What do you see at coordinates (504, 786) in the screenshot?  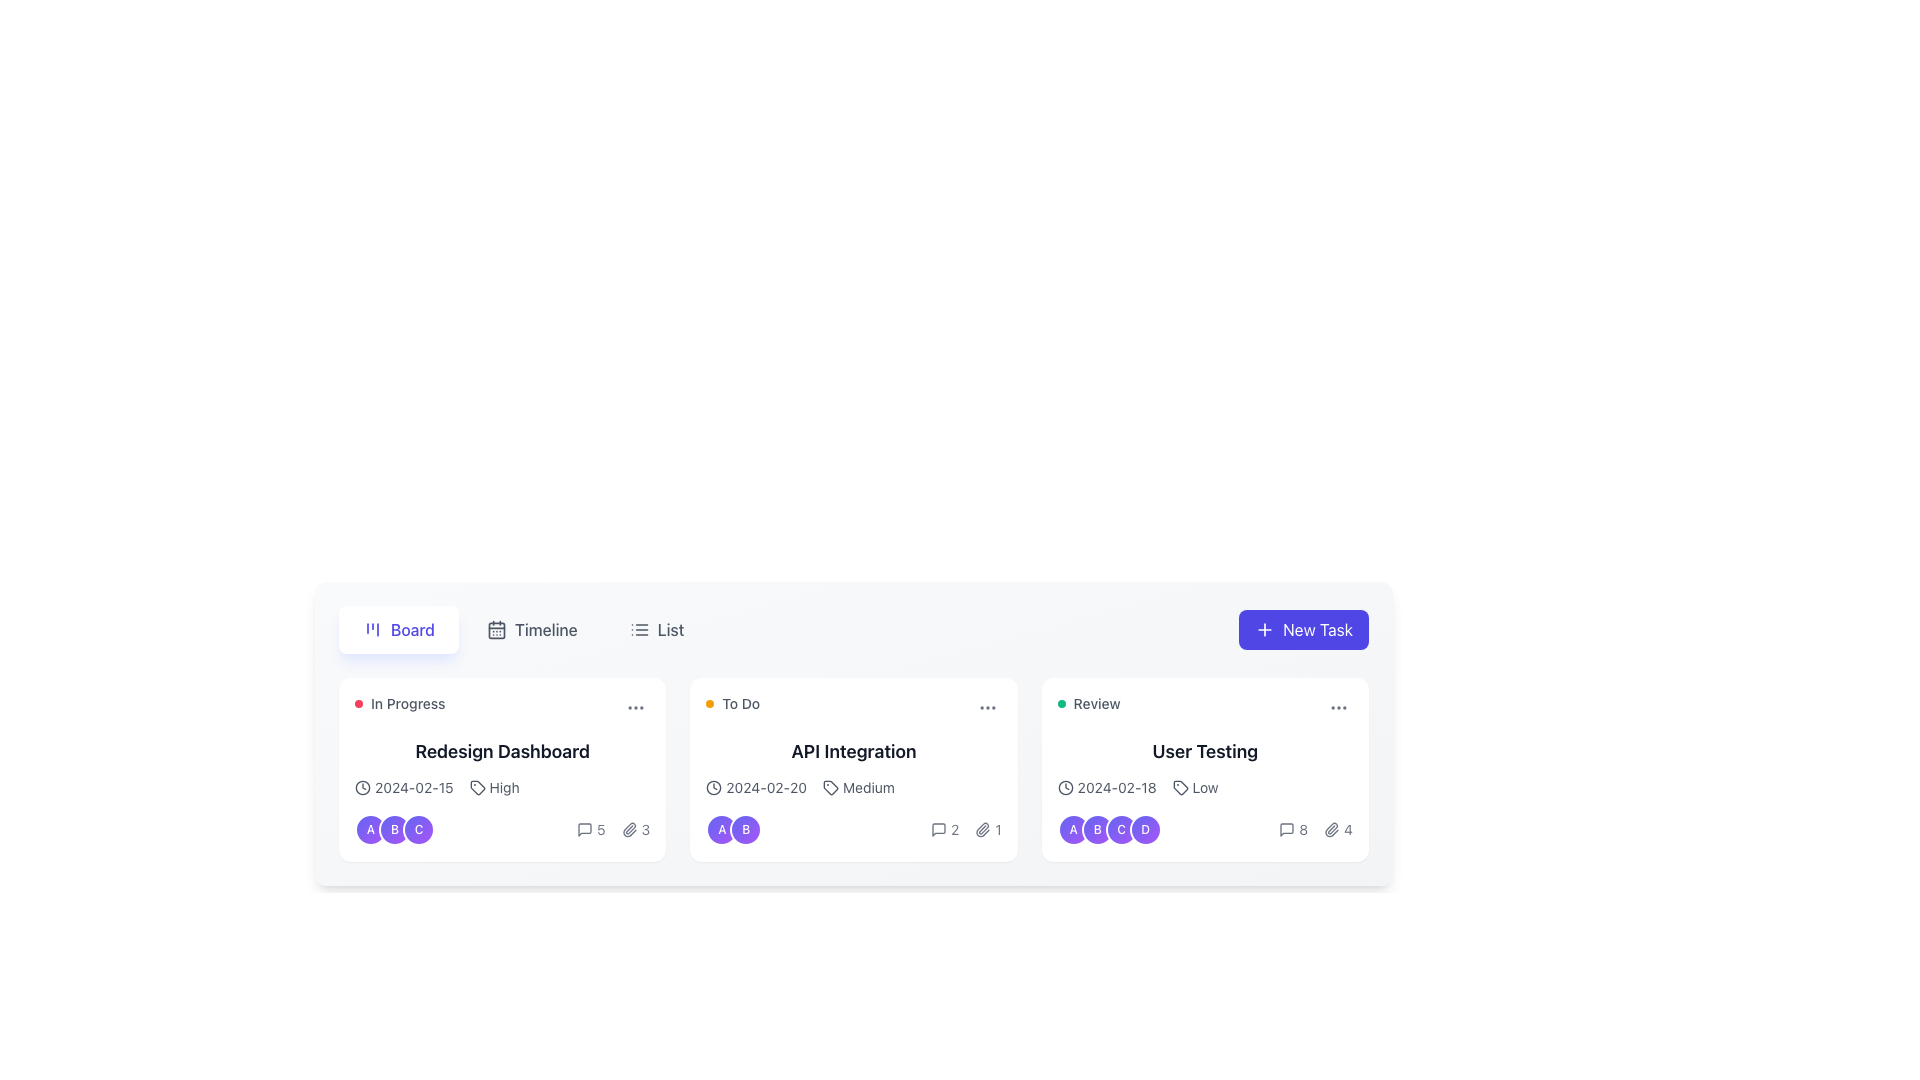 I see `the 'High' label styled in bold gray font, located within the upper-left card of a grid layout, positioned to the right of a tag icon` at bounding box center [504, 786].